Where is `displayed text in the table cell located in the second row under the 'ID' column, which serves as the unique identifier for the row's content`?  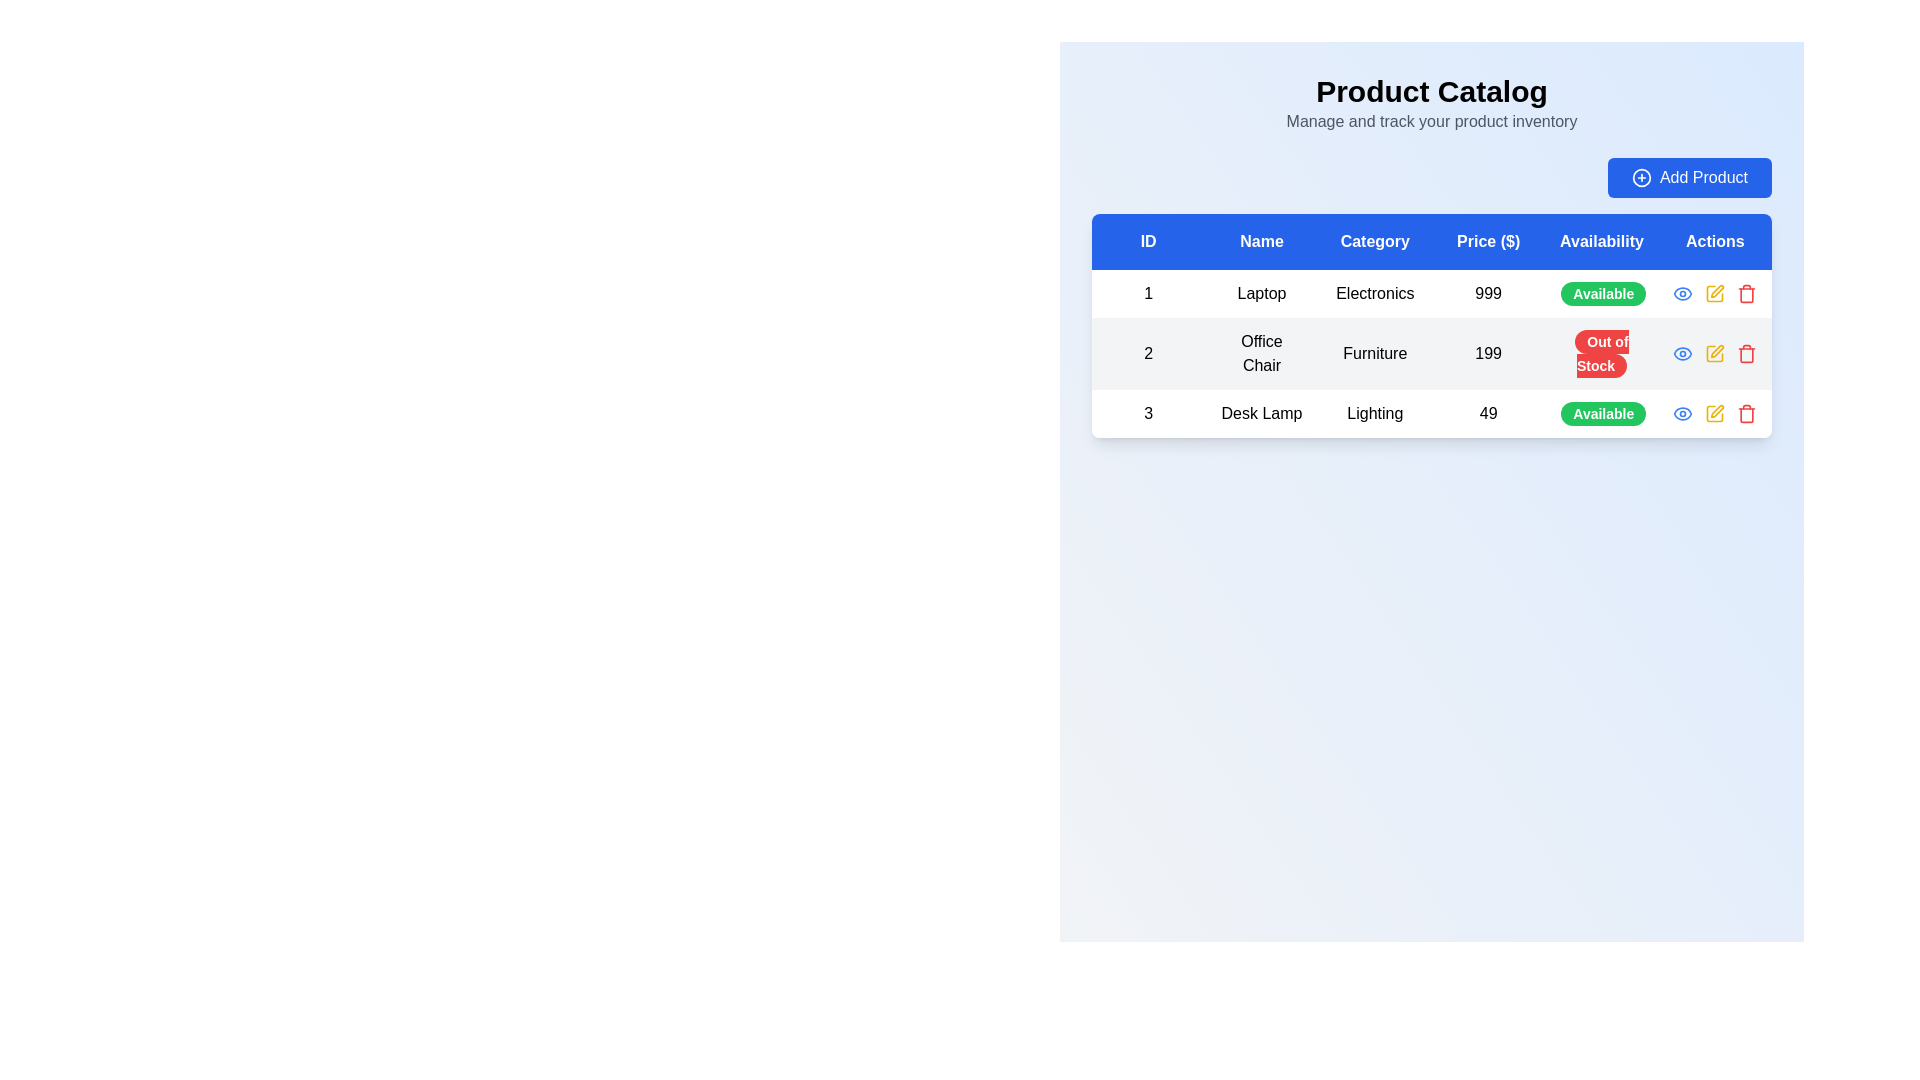
displayed text in the table cell located in the second row under the 'ID' column, which serves as the unique identifier for the row's content is located at coordinates (1148, 353).